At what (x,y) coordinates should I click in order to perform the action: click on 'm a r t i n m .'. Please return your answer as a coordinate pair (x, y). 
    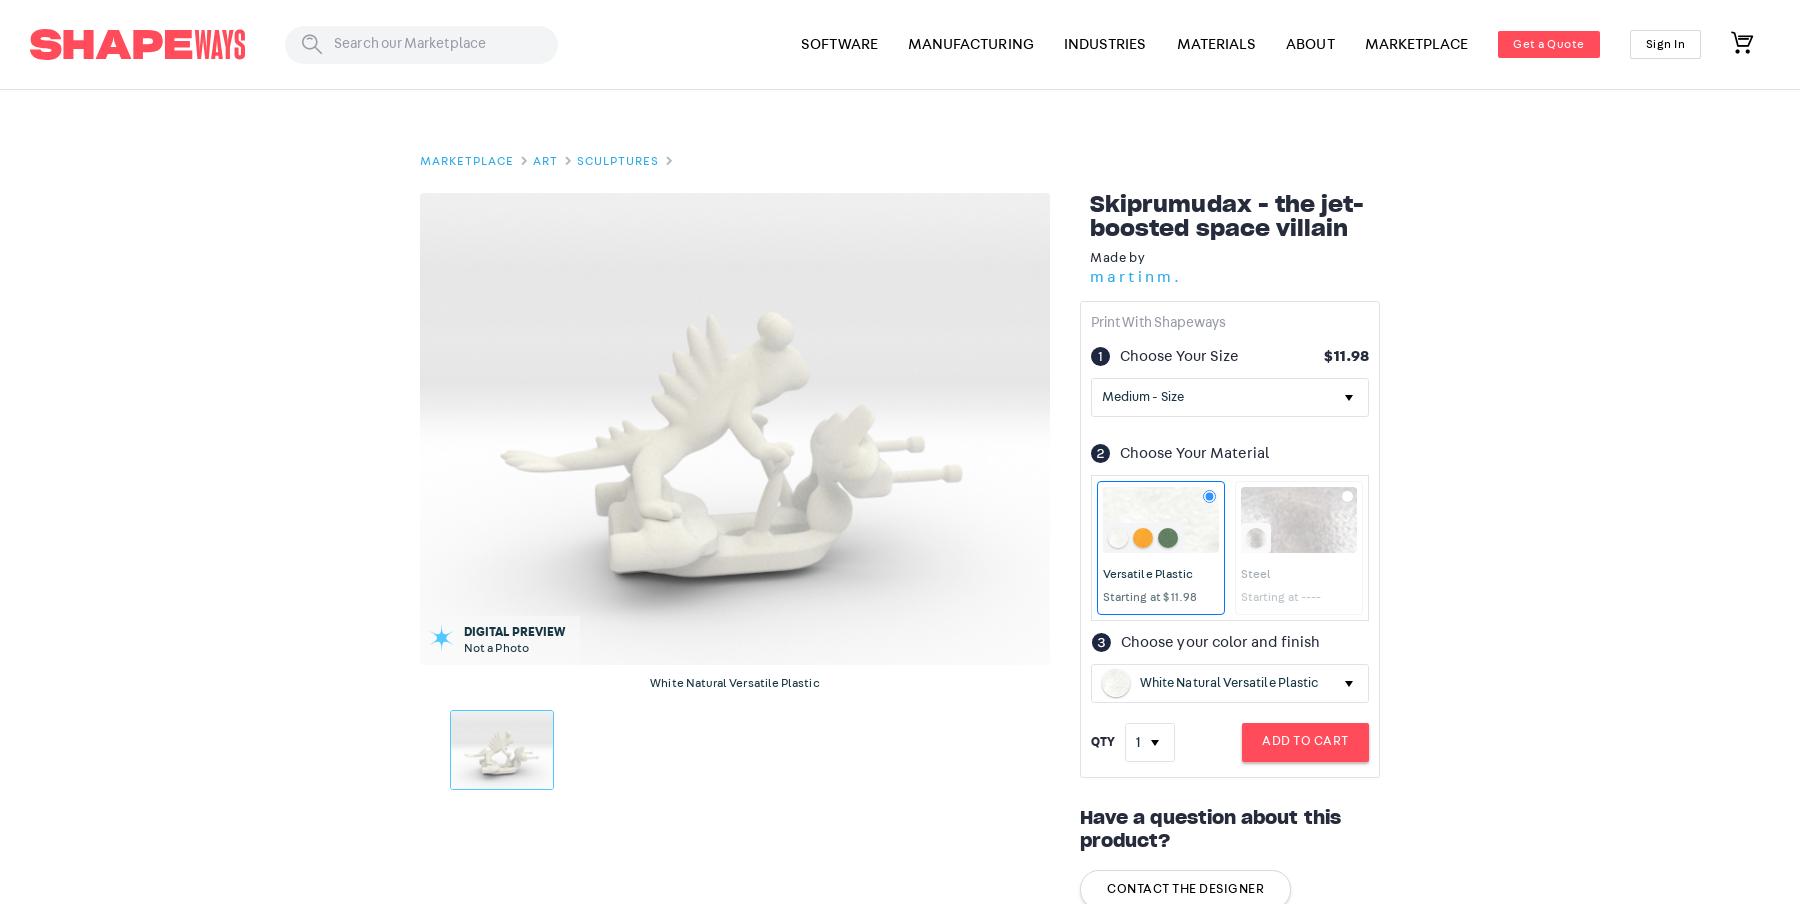
    Looking at the image, I should click on (1133, 274).